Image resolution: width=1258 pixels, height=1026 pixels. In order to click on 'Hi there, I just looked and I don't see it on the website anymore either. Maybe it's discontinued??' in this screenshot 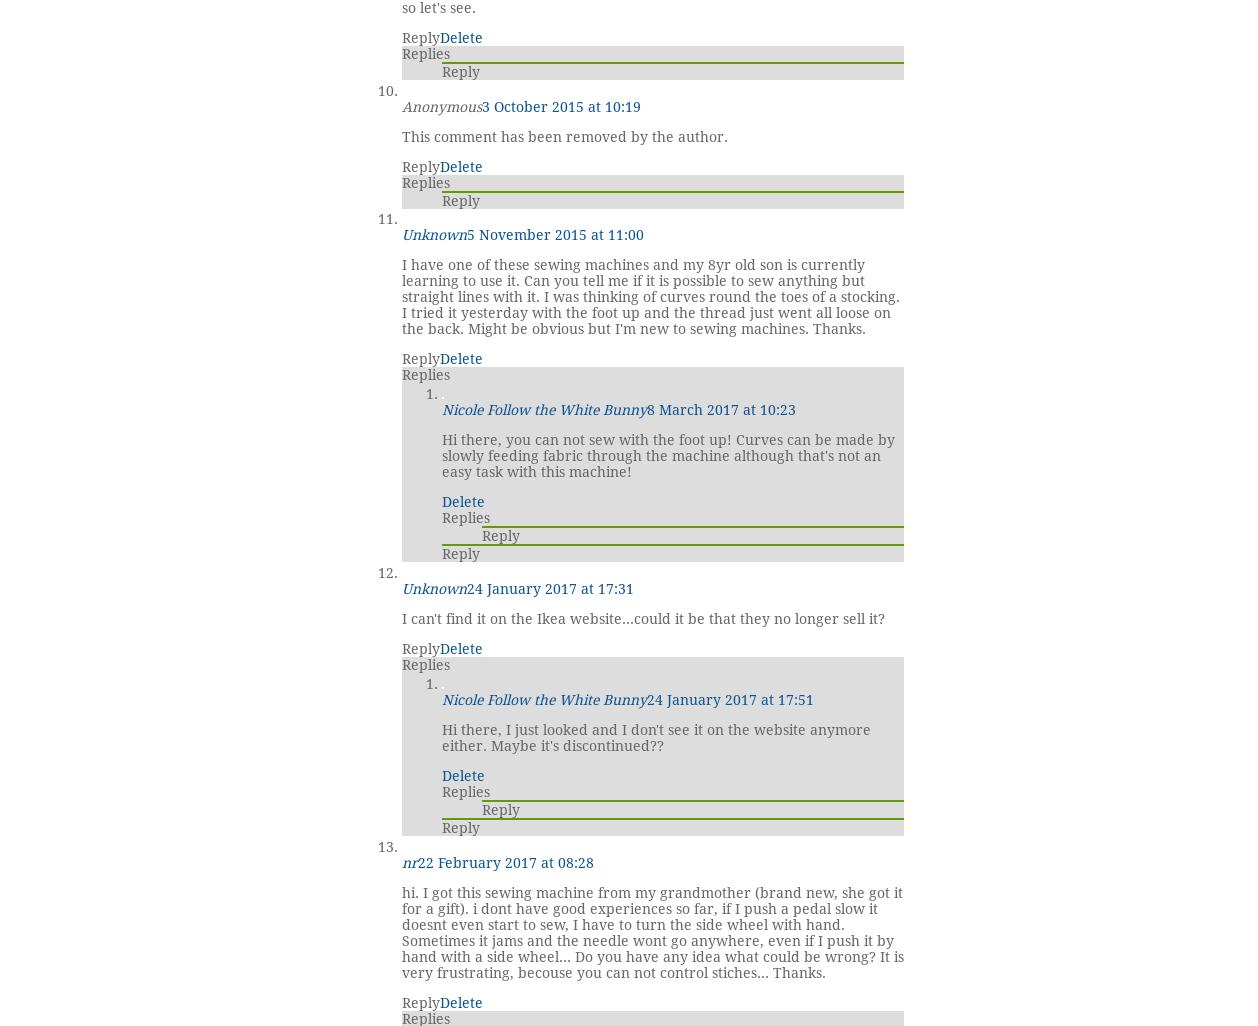, I will do `click(441, 736)`.